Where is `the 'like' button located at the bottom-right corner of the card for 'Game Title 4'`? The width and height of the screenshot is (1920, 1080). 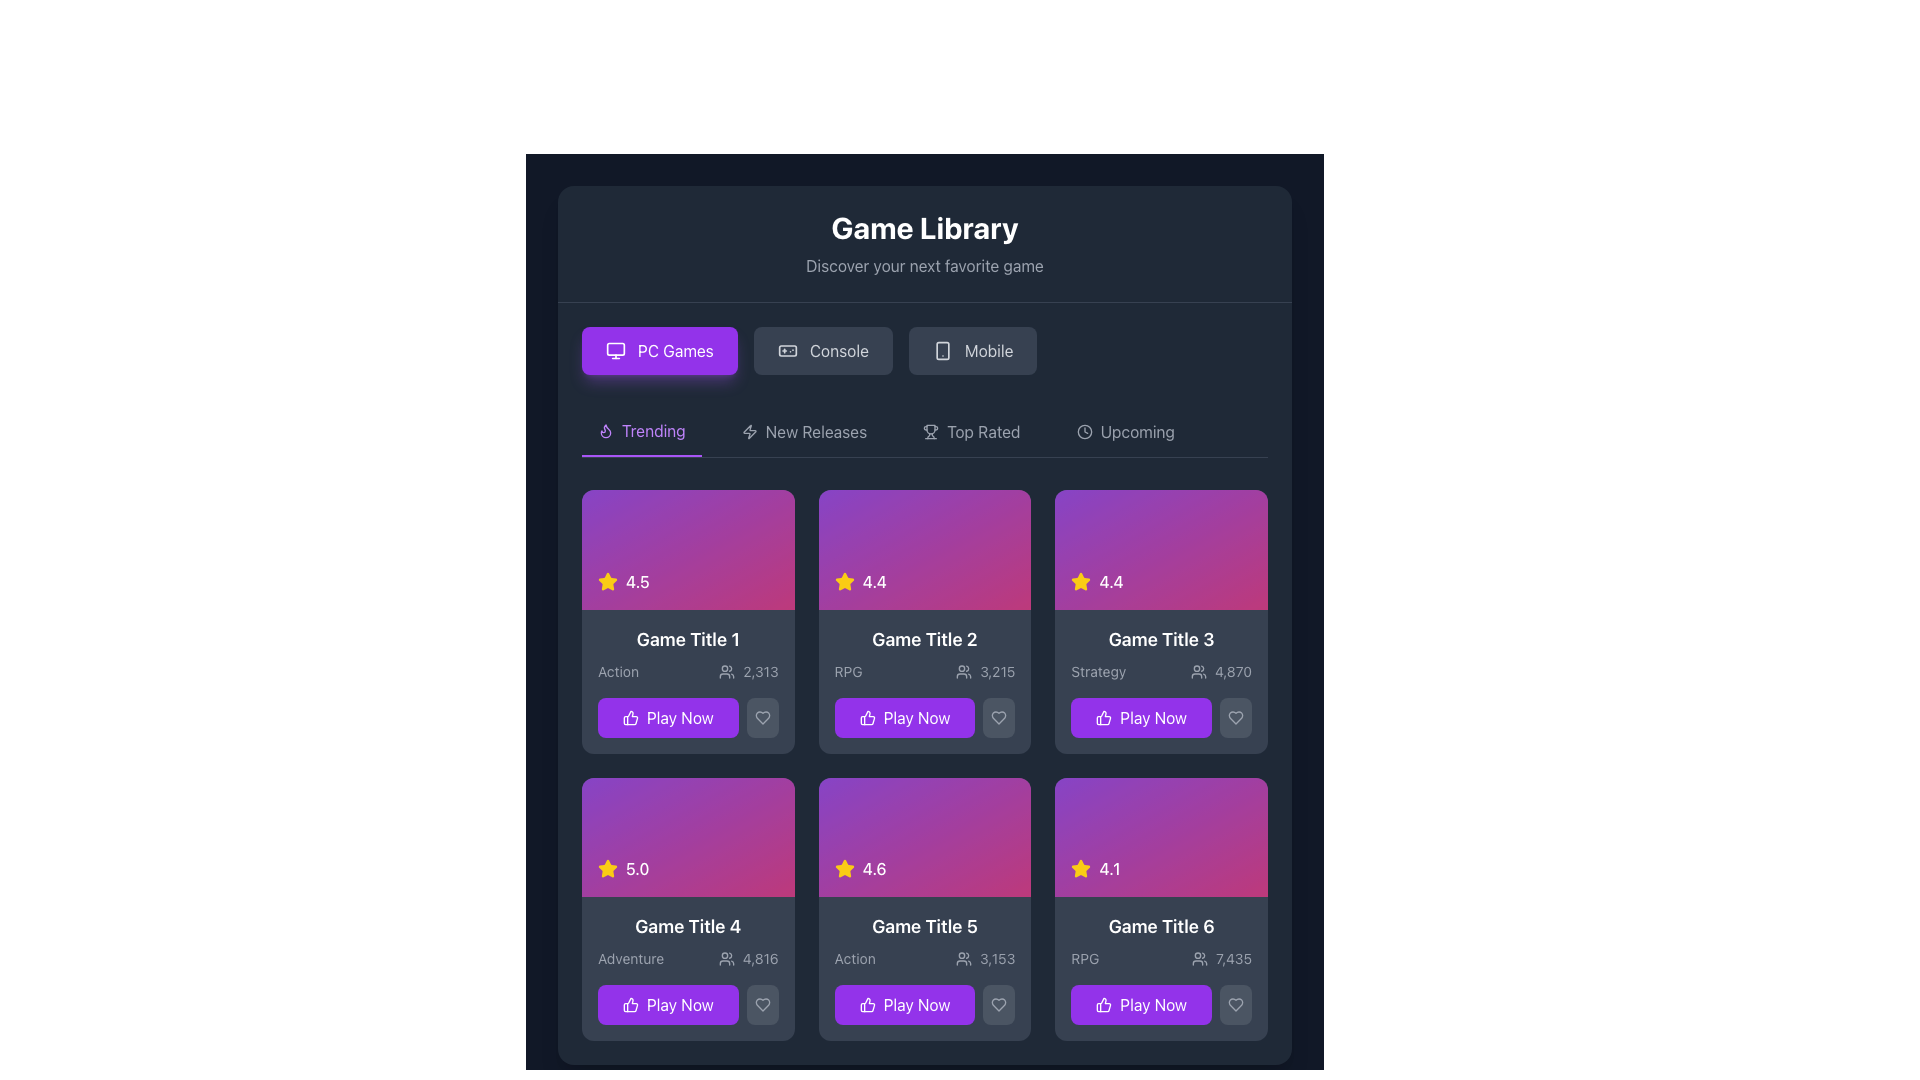 the 'like' button located at the bottom-right corner of the card for 'Game Title 4' is located at coordinates (761, 1005).